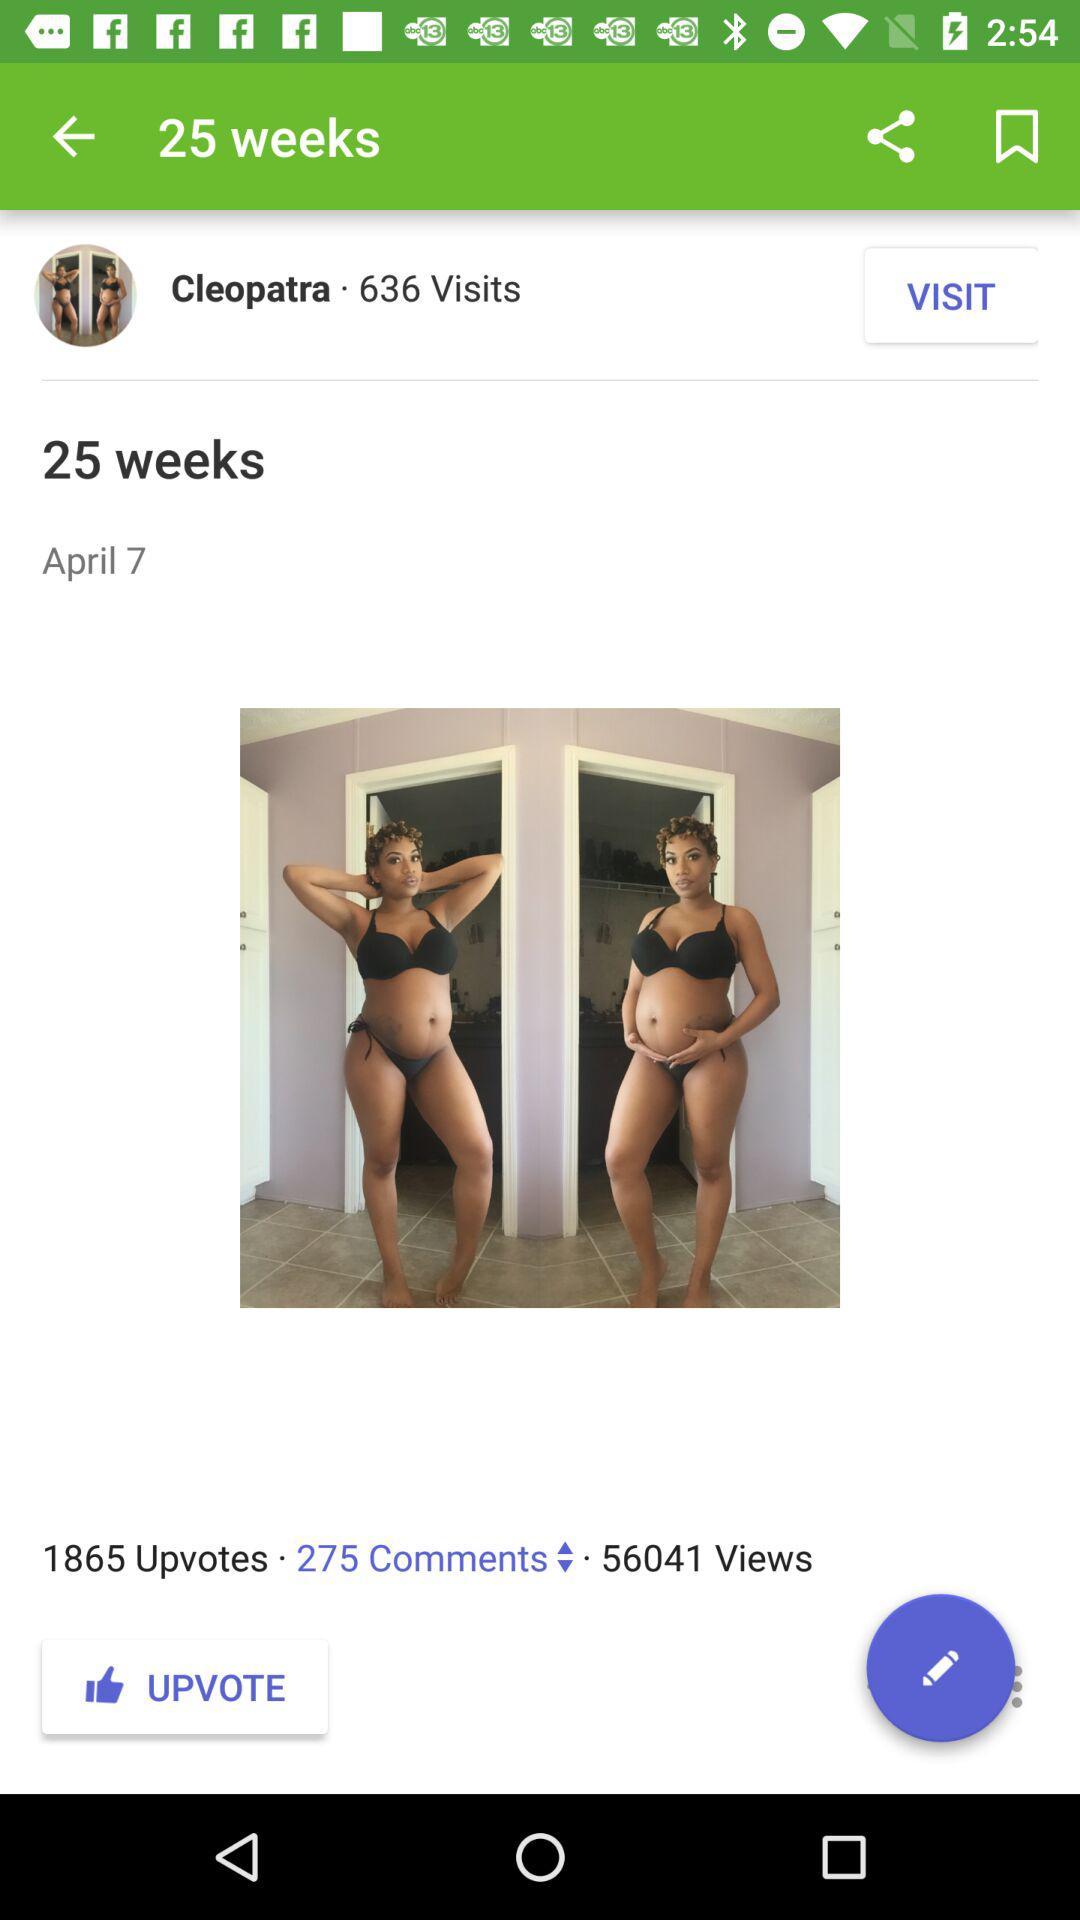 Image resolution: width=1080 pixels, height=1920 pixels. Describe the element at coordinates (540, 559) in the screenshot. I see `item below 25 weeks` at that location.